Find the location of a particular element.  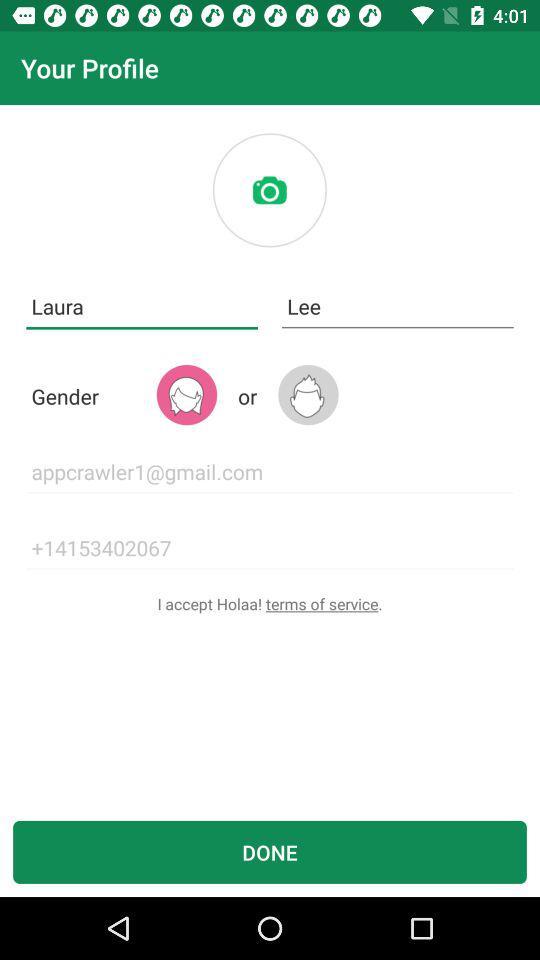

male as gender is located at coordinates (308, 394).